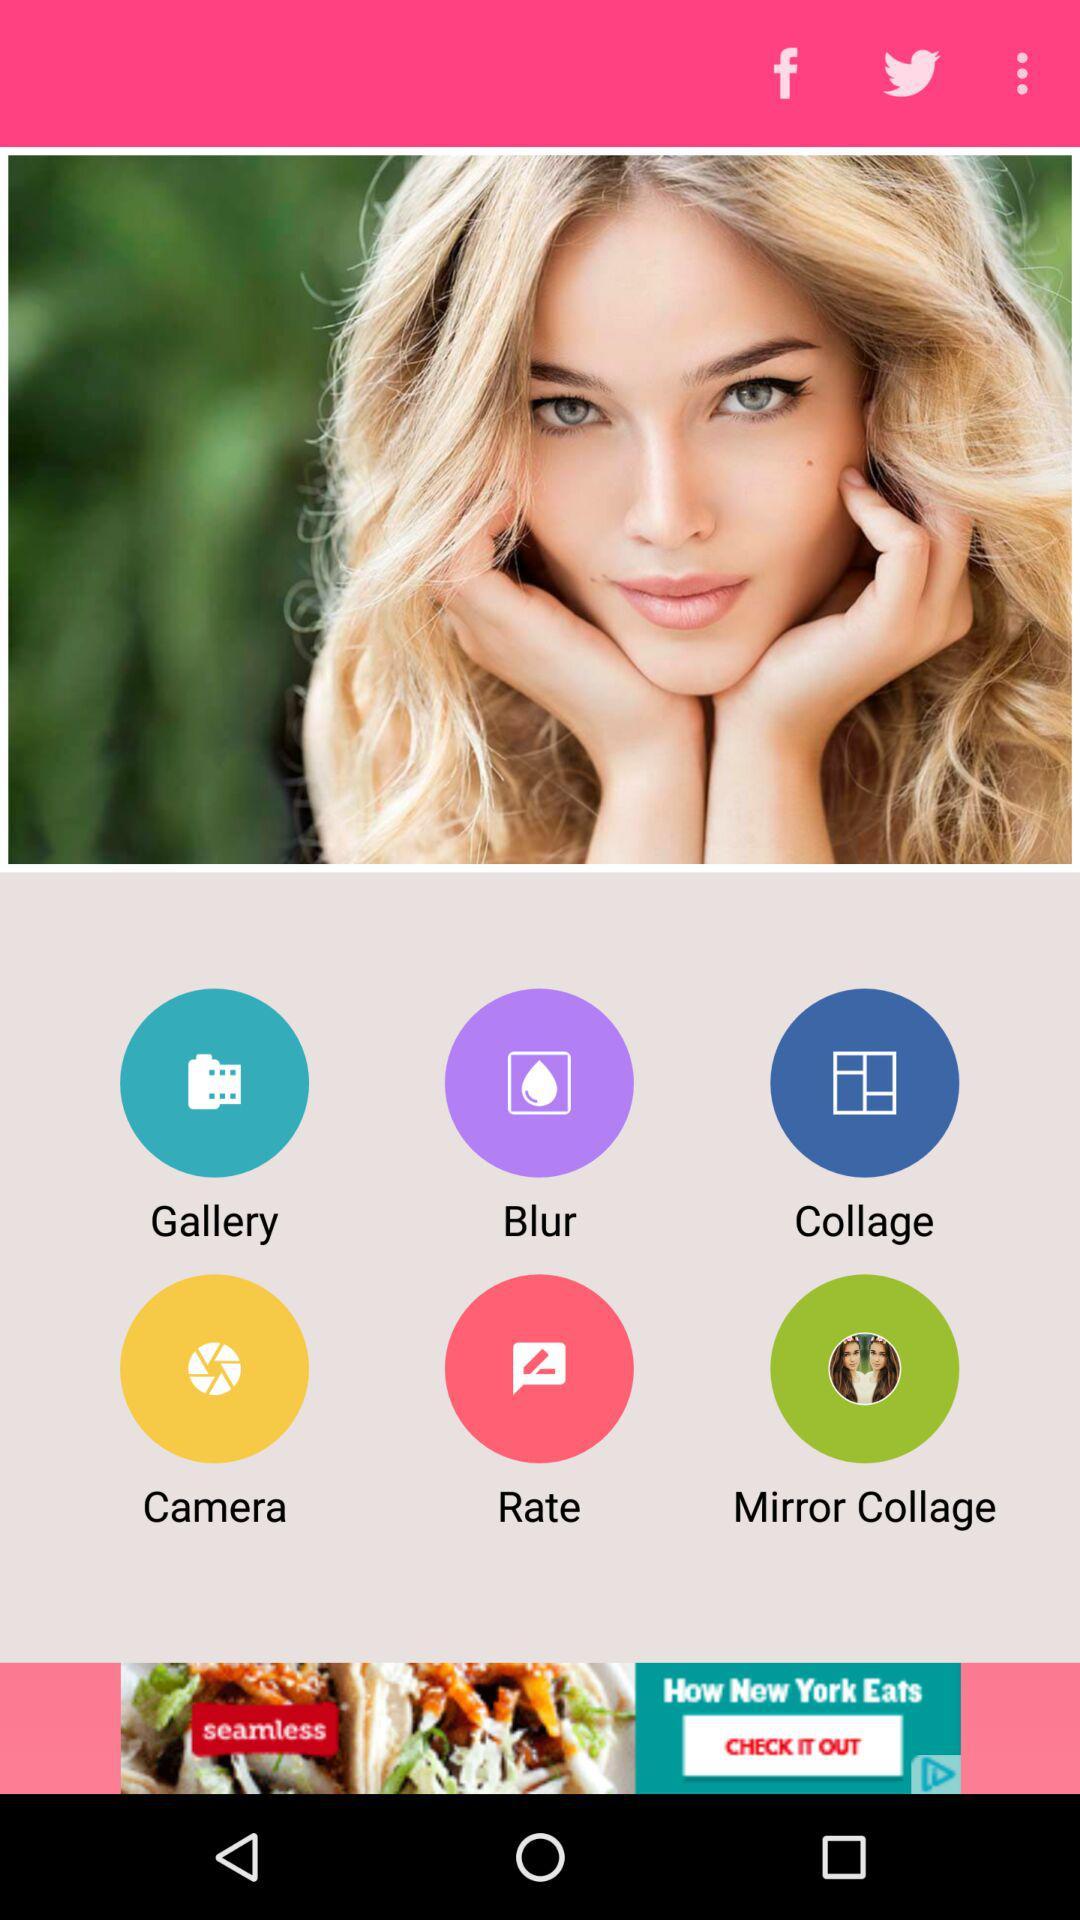 The width and height of the screenshot is (1080, 1920). Describe the element at coordinates (214, 1082) in the screenshot. I see `to gallery option` at that location.